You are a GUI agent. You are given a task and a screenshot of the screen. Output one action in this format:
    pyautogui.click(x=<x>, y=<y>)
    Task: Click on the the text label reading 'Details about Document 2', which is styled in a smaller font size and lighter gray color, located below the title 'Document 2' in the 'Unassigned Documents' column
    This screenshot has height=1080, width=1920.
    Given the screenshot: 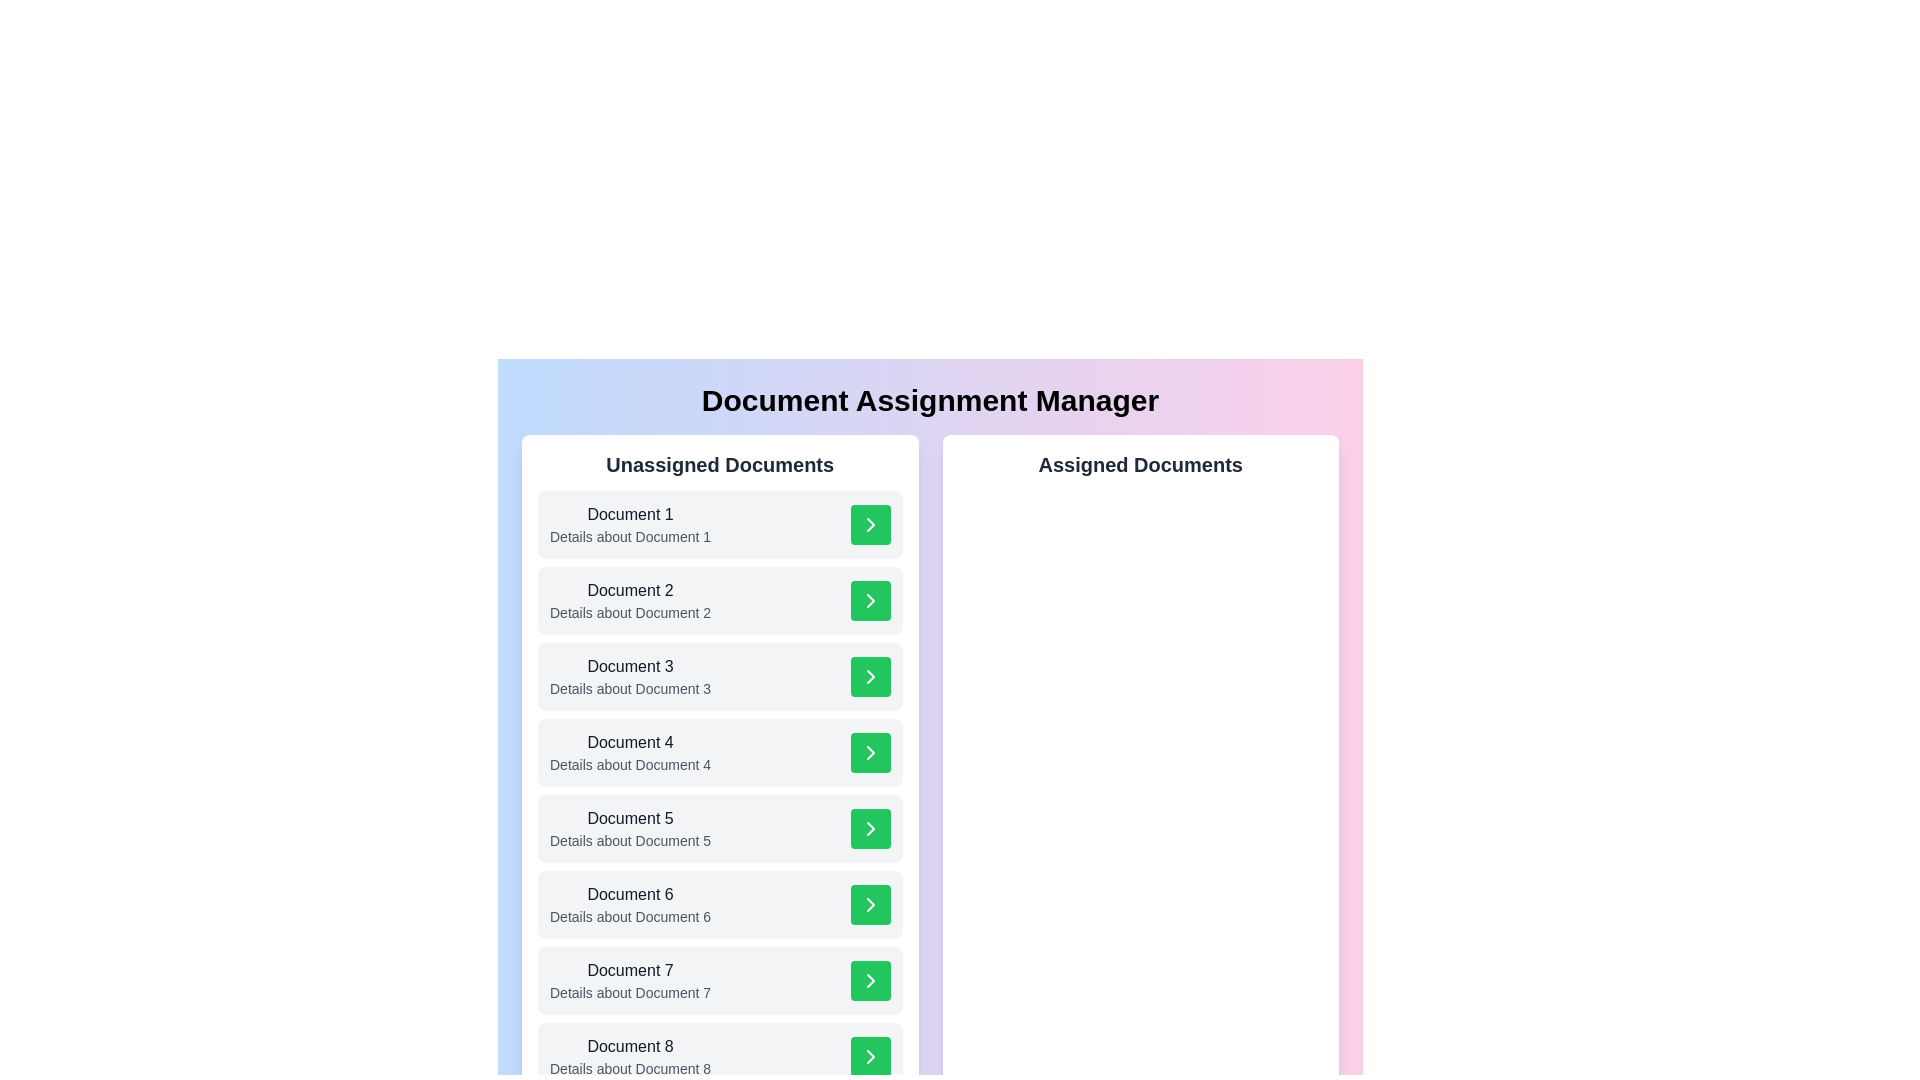 What is the action you would take?
    pyautogui.click(x=629, y=612)
    